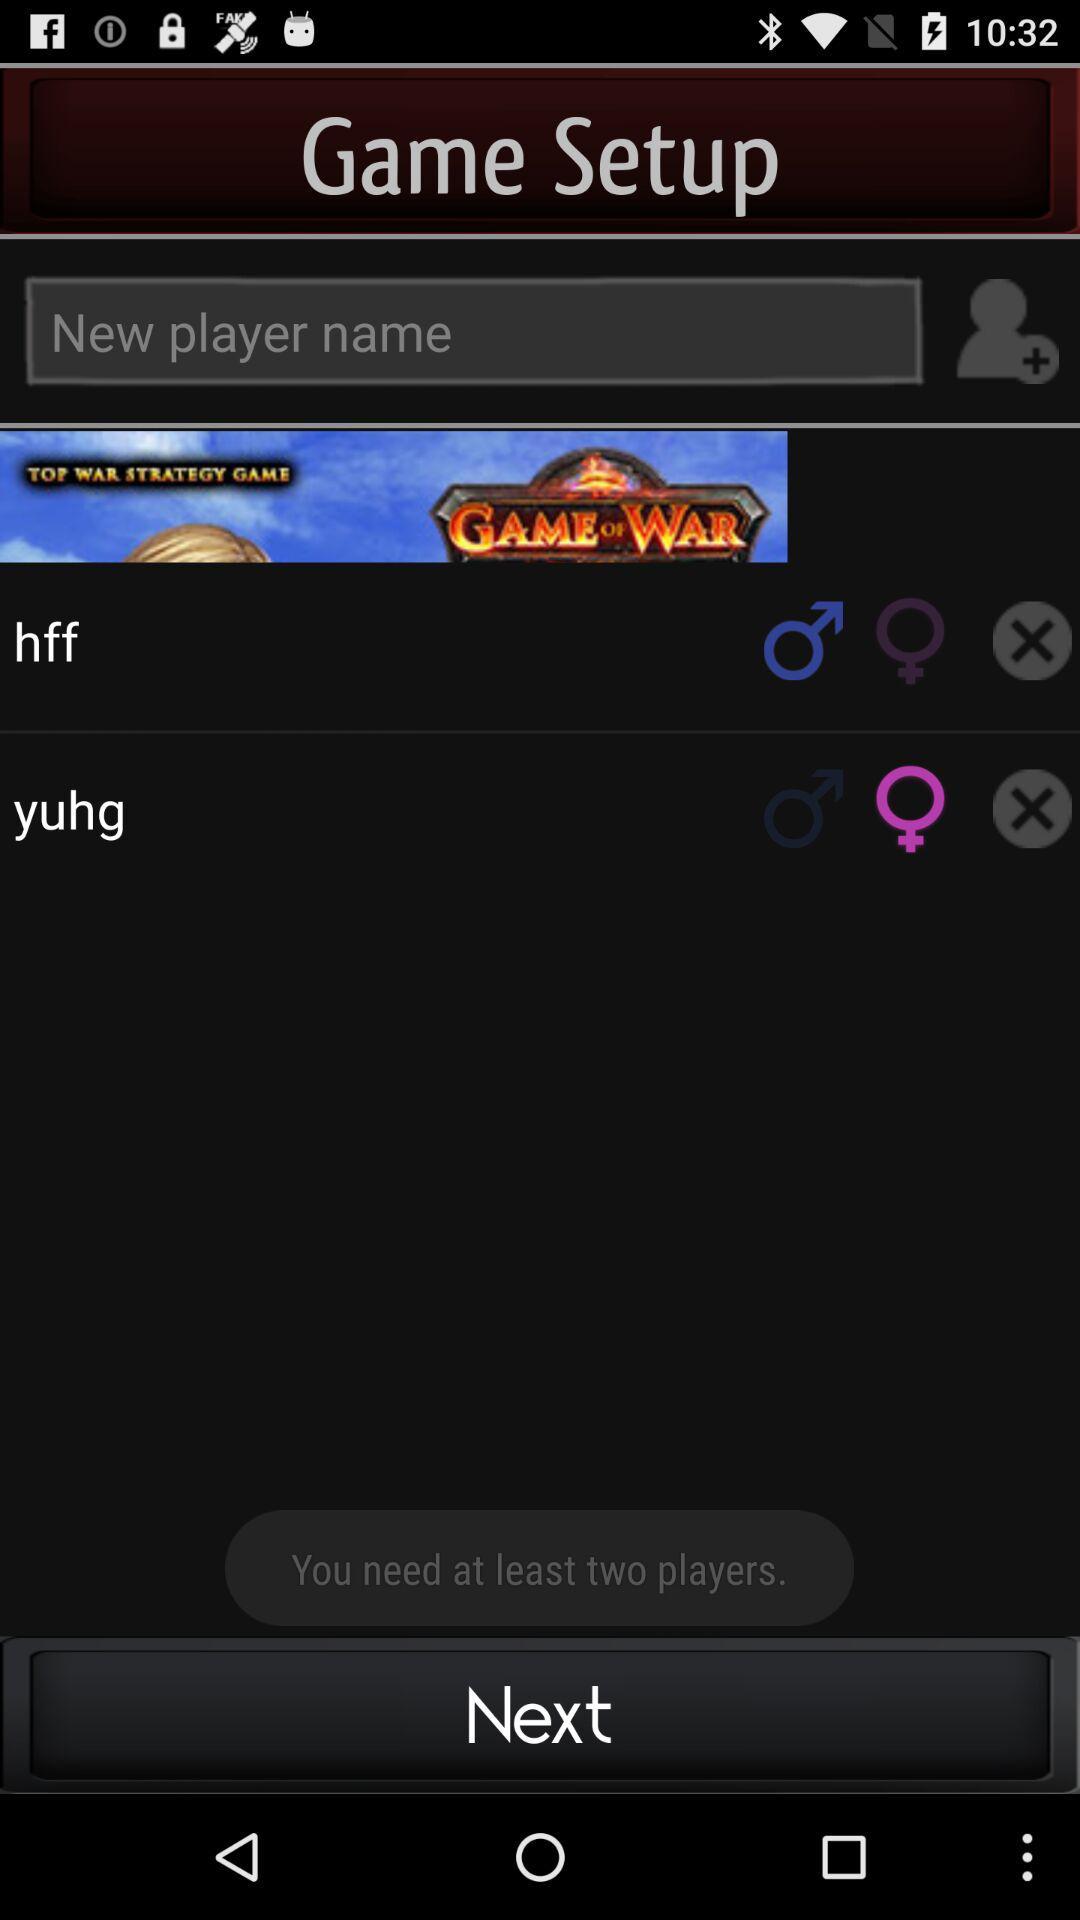  Describe the element at coordinates (911, 640) in the screenshot. I see `make character a female` at that location.